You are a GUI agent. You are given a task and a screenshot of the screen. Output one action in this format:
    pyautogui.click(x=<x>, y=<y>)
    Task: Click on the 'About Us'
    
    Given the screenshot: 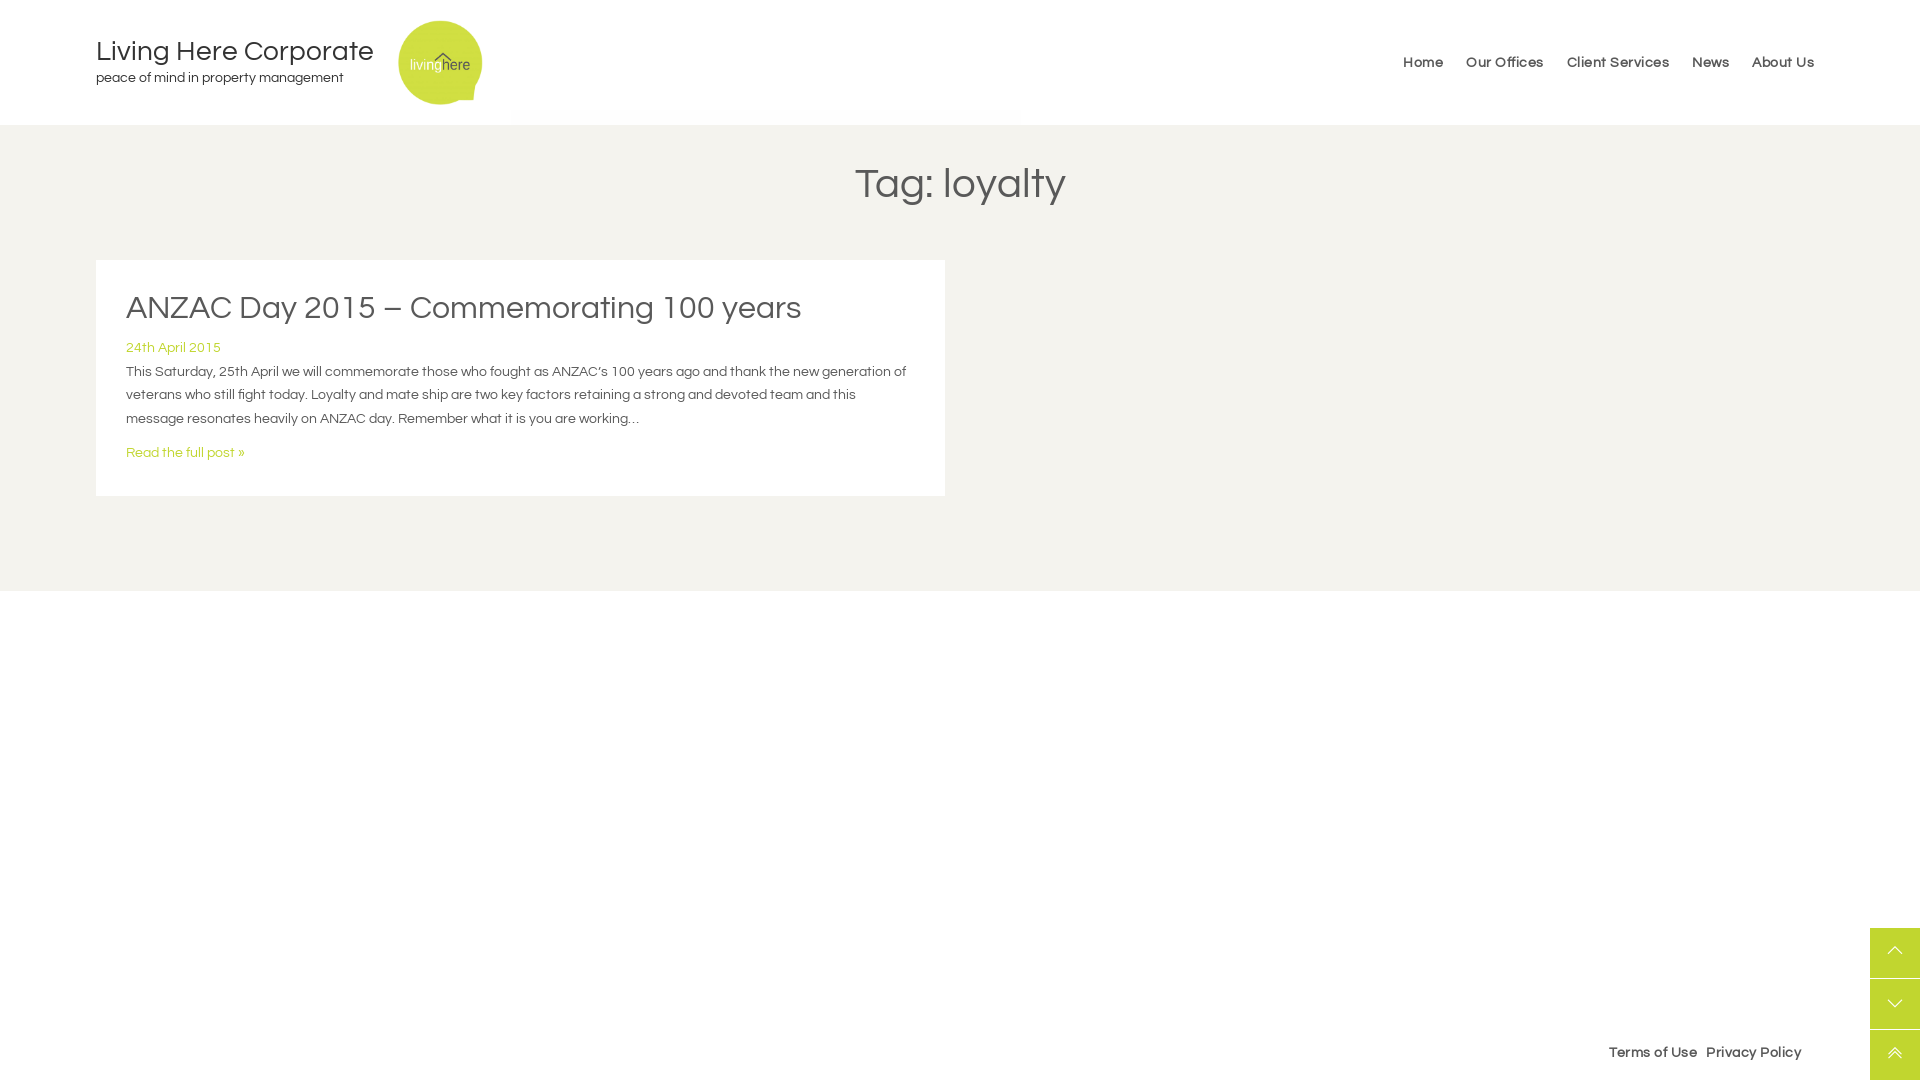 What is the action you would take?
    pyautogui.click(x=1741, y=60)
    